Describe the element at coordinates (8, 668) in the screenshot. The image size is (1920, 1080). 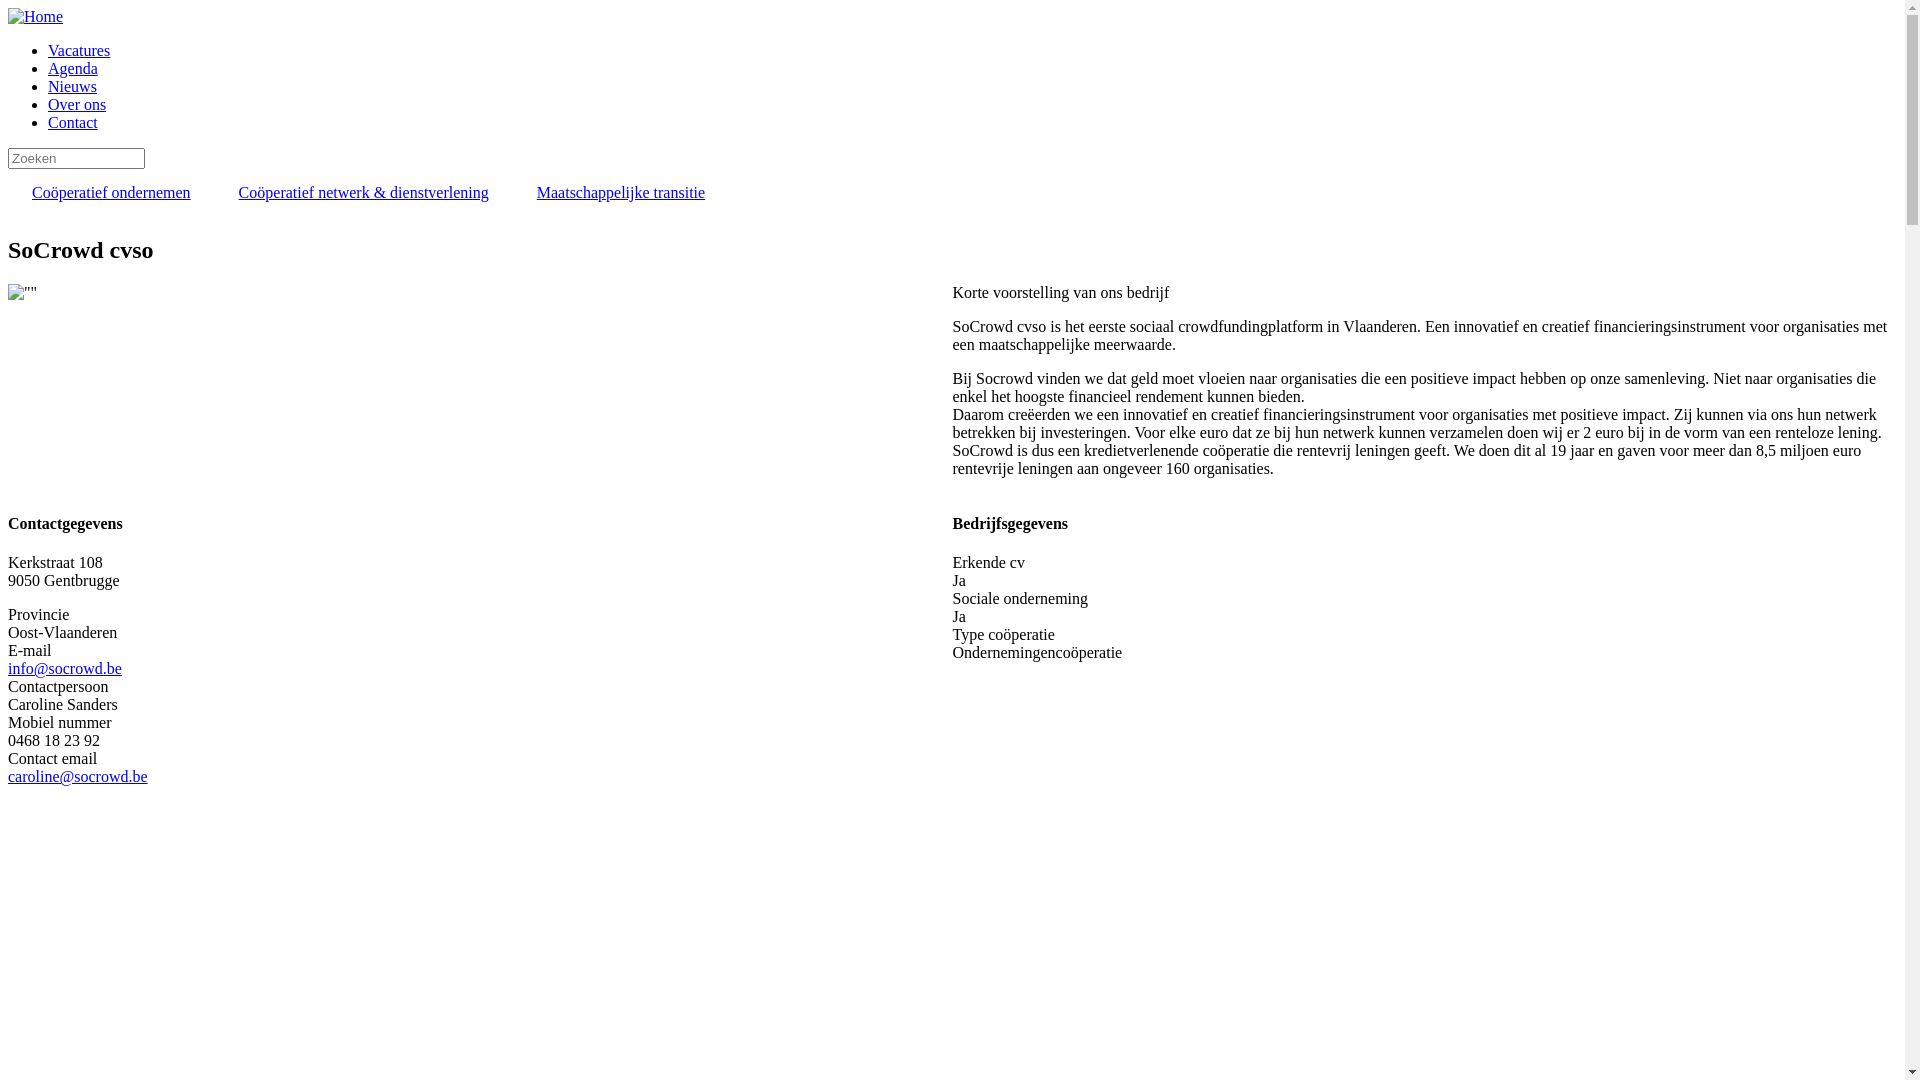
I see `'info@socrowd.be'` at that location.